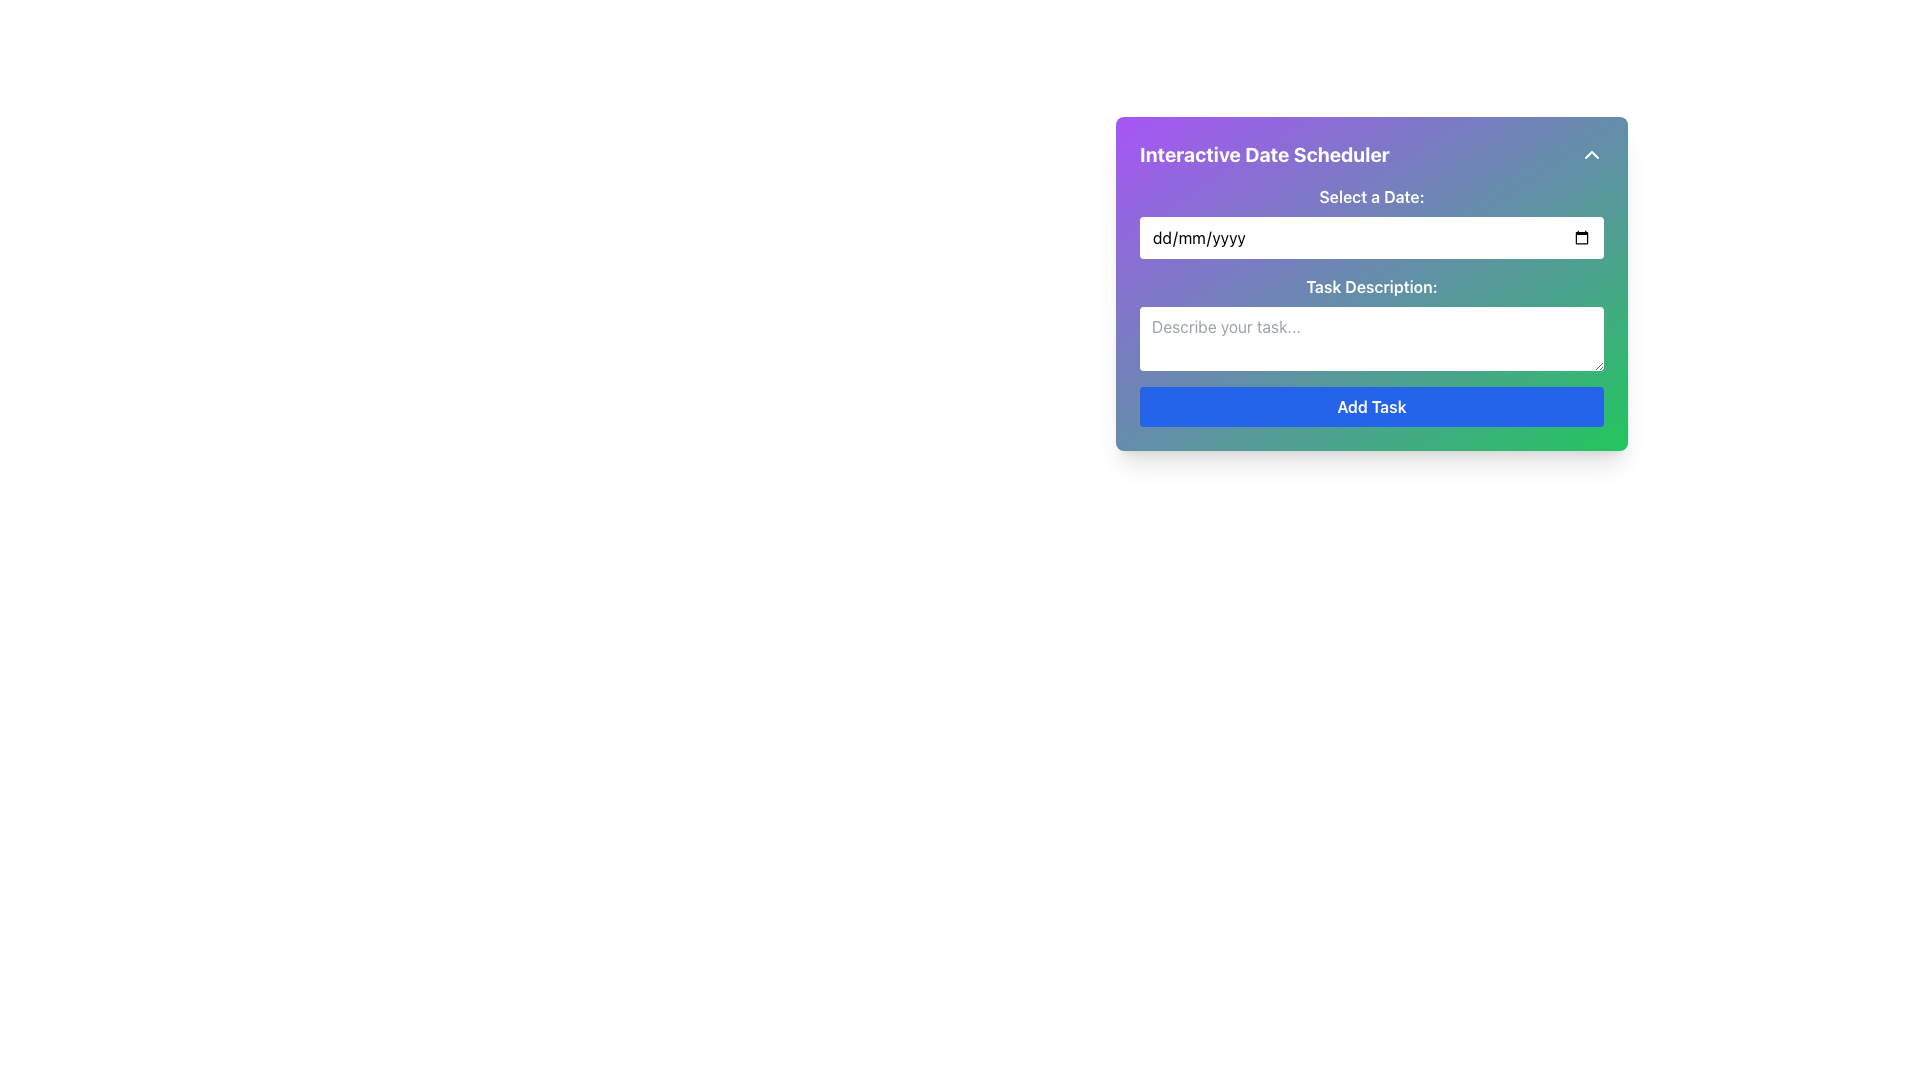 Image resolution: width=1920 pixels, height=1080 pixels. What do you see at coordinates (1371, 286) in the screenshot?
I see `the text label displaying 'Task Description:'` at bounding box center [1371, 286].